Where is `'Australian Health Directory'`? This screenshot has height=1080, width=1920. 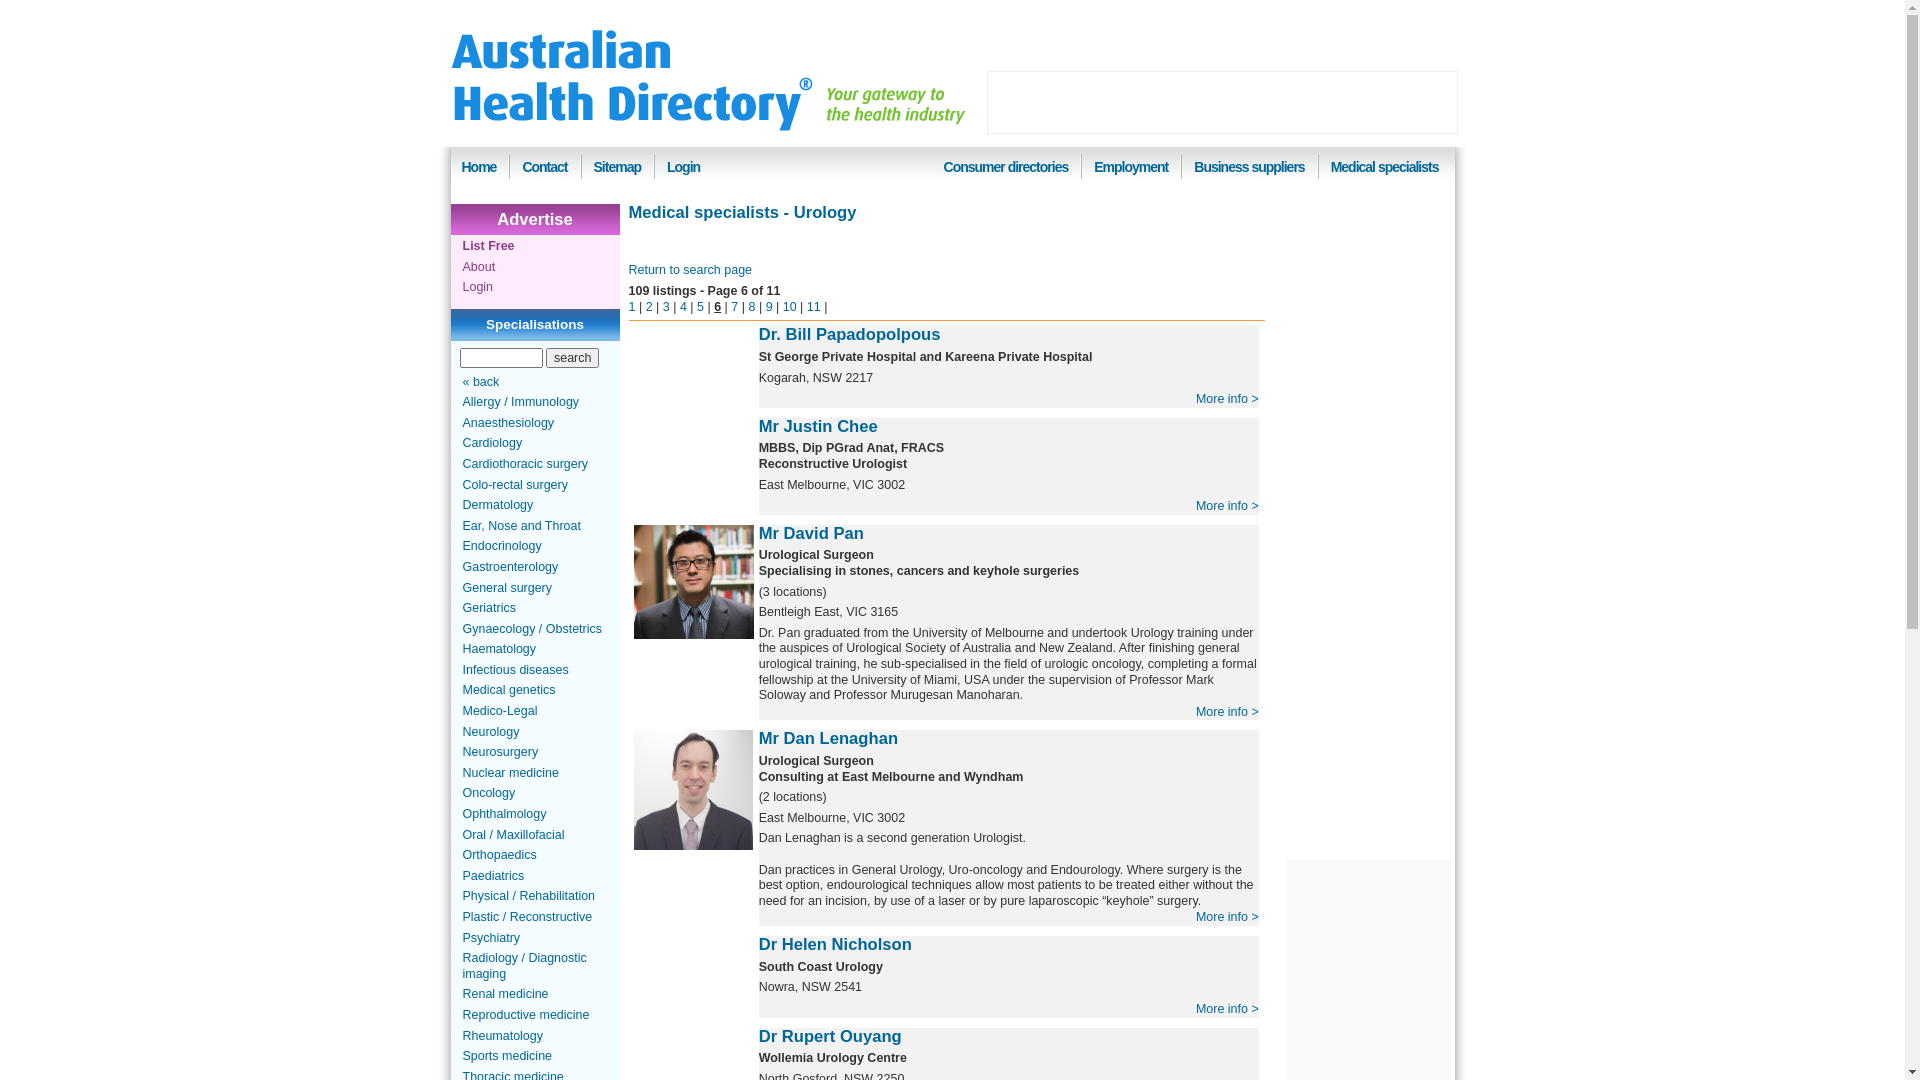
'Australian Health Directory' is located at coordinates (449, 79).